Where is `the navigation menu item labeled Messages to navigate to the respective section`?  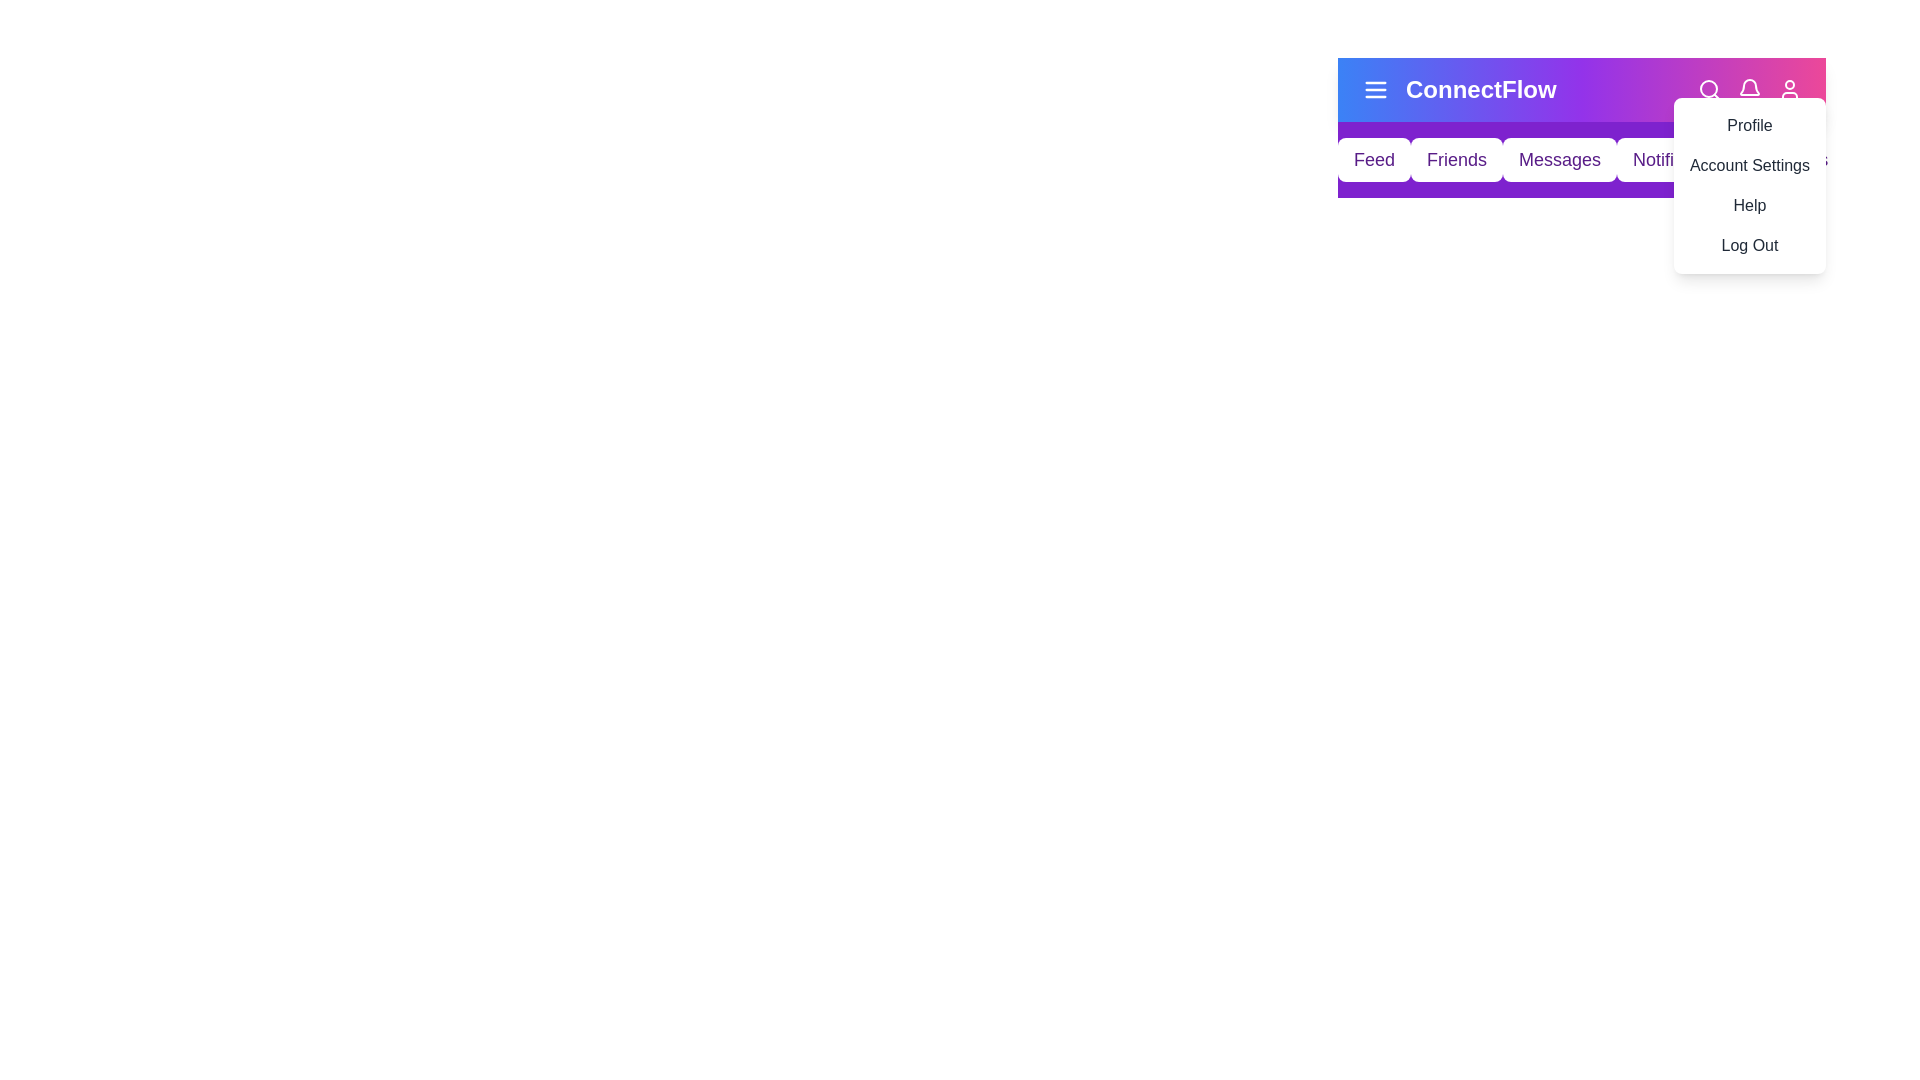
the navigation menu item labeled Messages to navigate to the respective section is located at coordinates (1559, 158).